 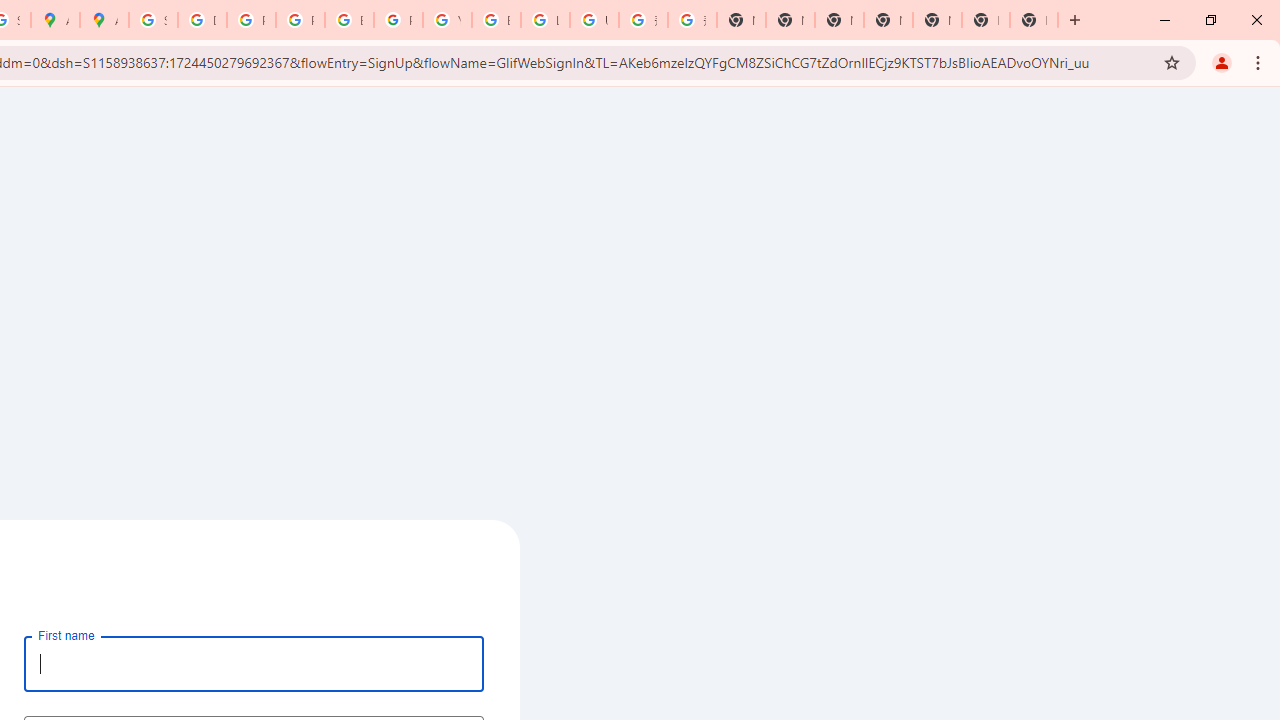 I want to click on 'First name', so click(x=253, y=663).